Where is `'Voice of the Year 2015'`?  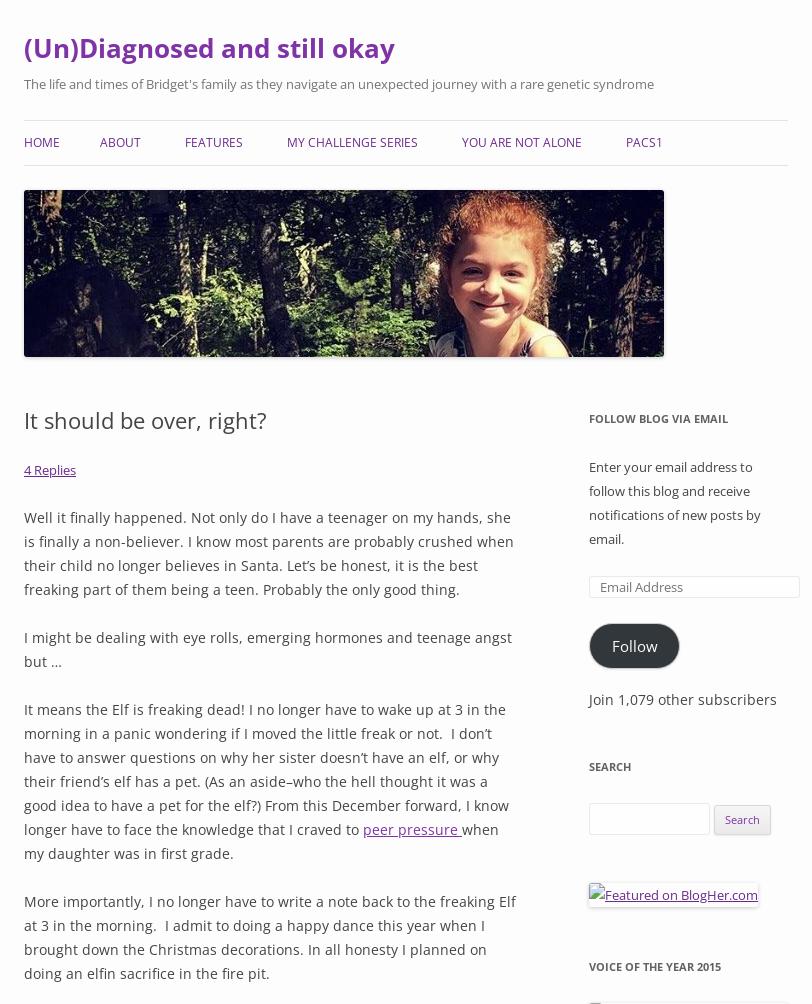
'Voice of the Year 2015' is located at coordinates (589, 964).